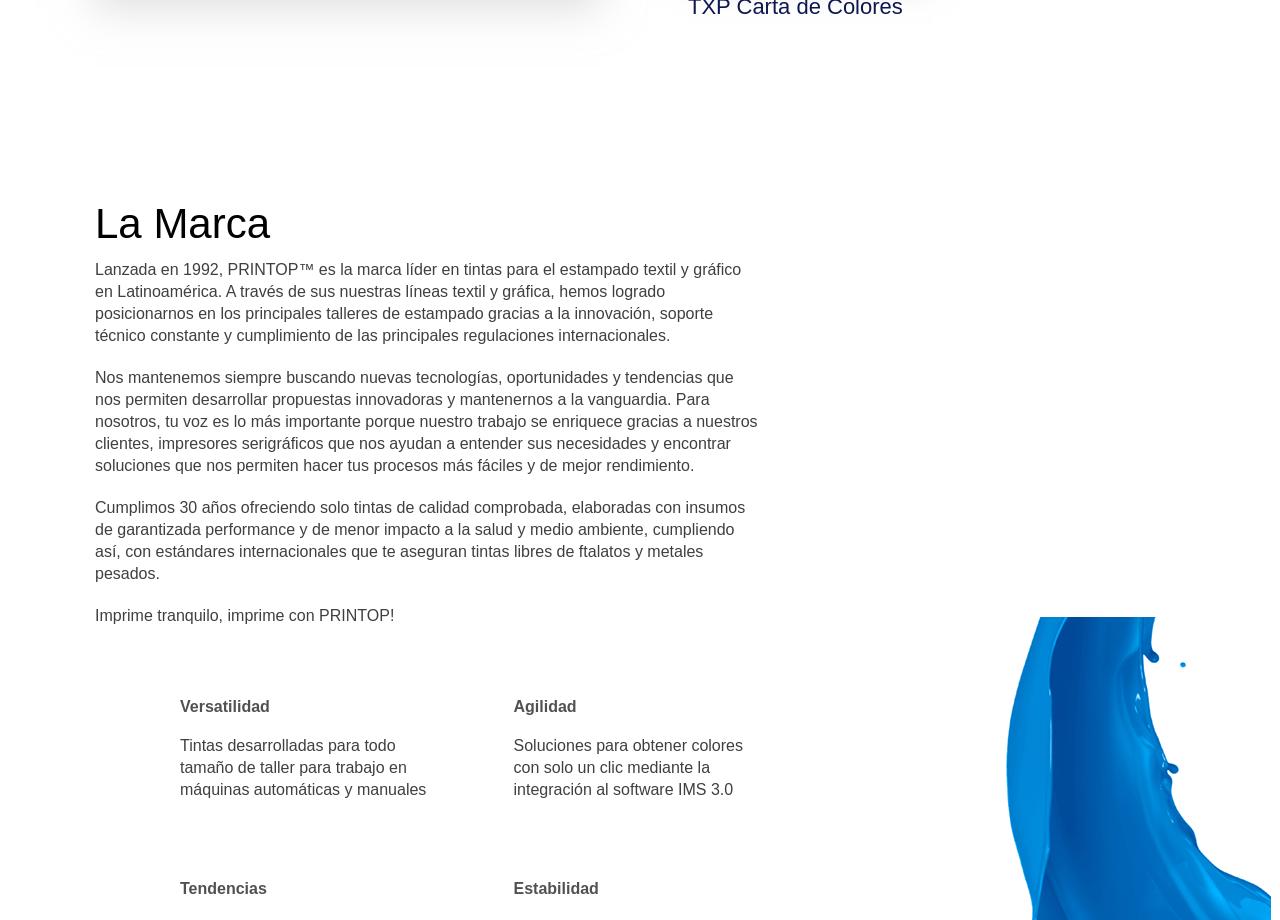 Image resolution: width=1280 pixels, height=920 pixels. I want to click on 'Soluciones para obtener colores con solo un clic mediante la integración al software IMS 3.0', so click(626, 767).